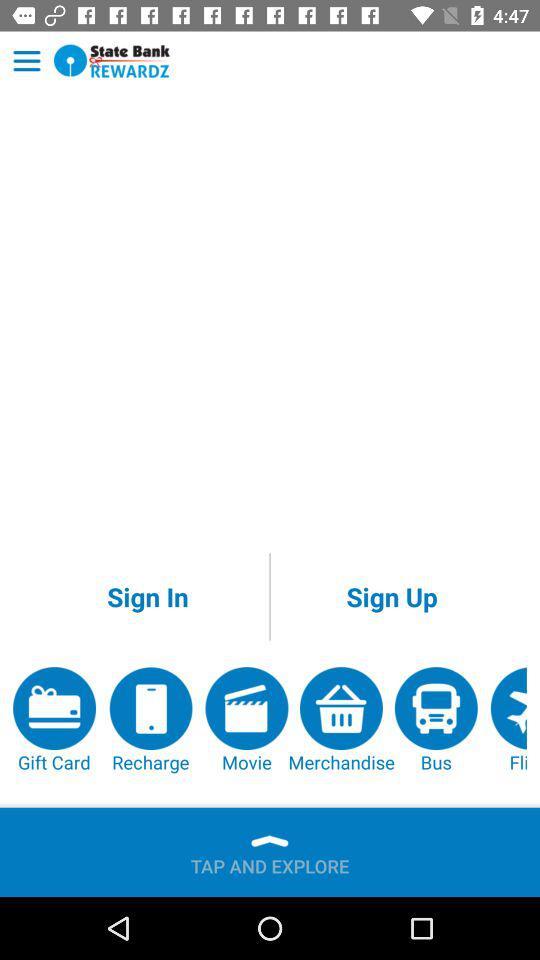 The image size is (540, 960). What do you see at coordinates (112, 61) in the screenshot?
I see `this bank name` at bounding box center [112, 61].